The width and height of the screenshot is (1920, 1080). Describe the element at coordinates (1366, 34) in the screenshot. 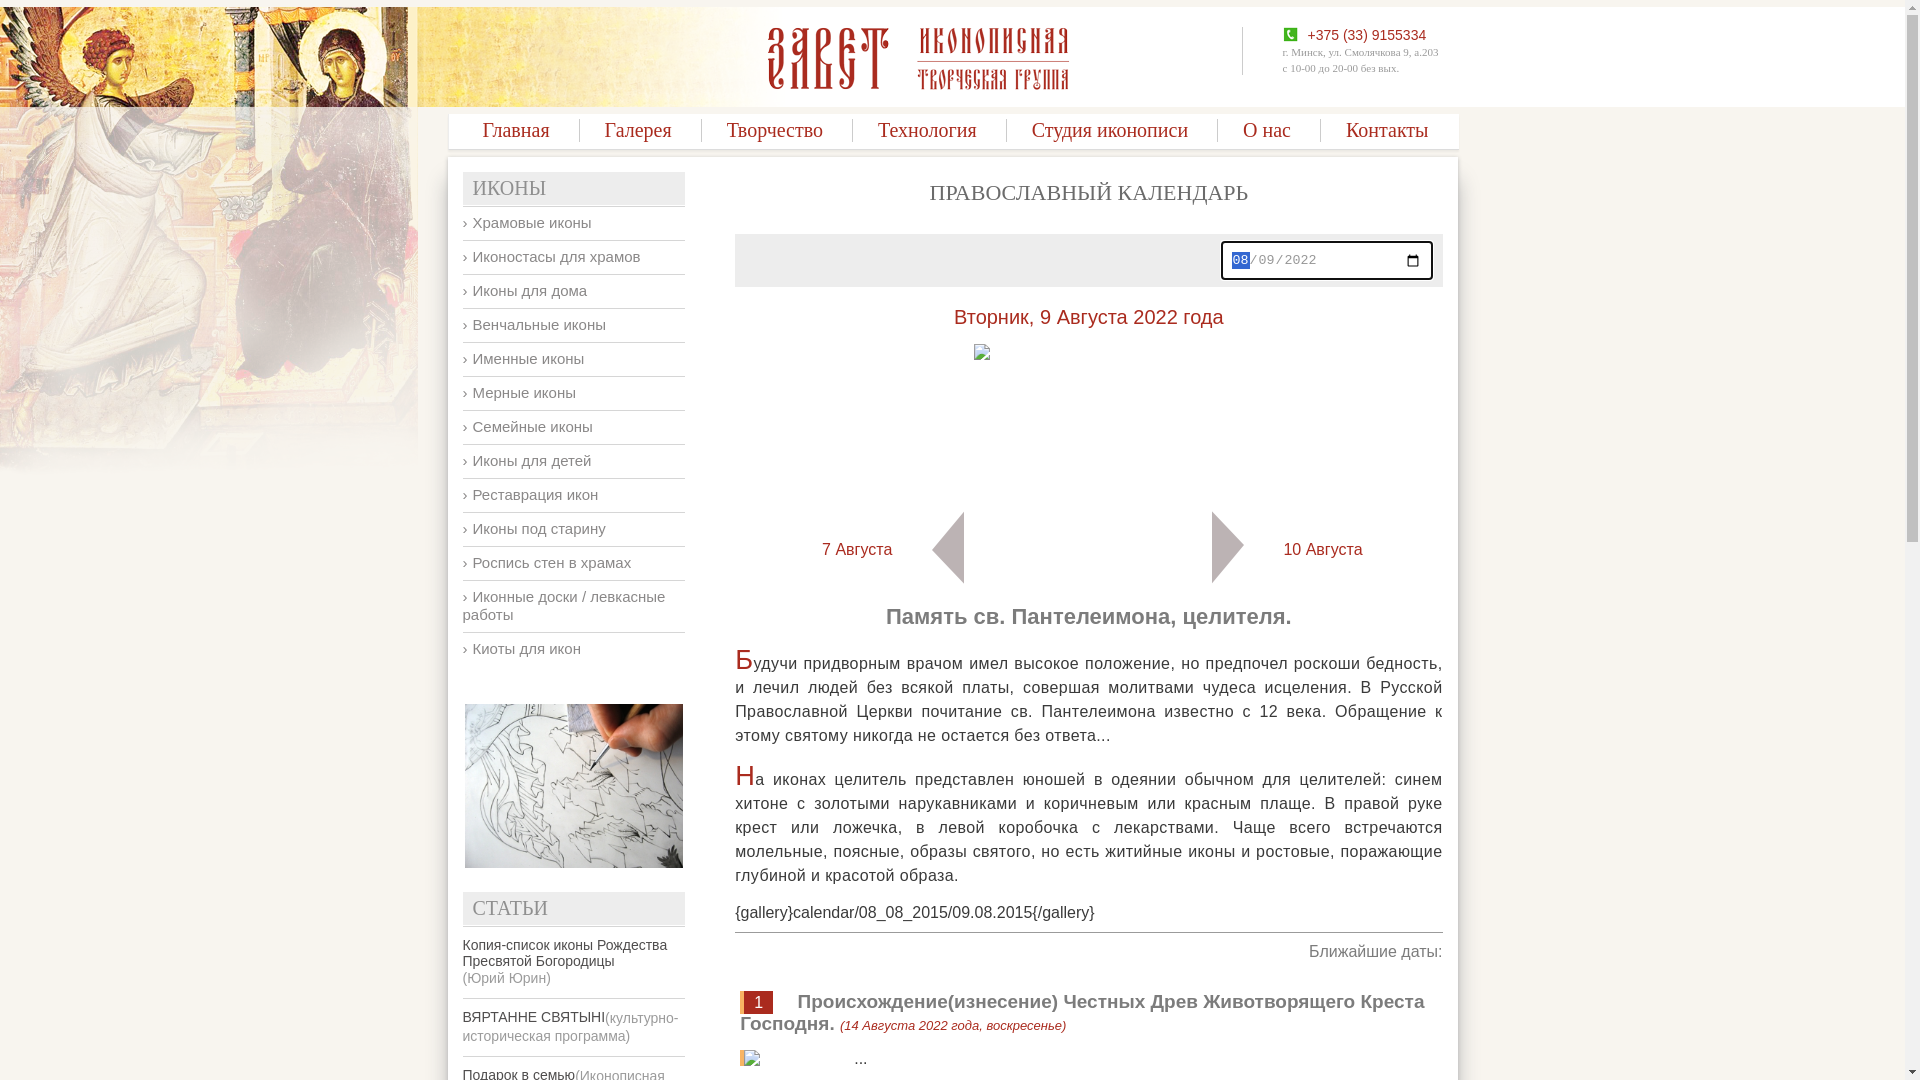

I see `'+375 (33) 9155334'` at that location.